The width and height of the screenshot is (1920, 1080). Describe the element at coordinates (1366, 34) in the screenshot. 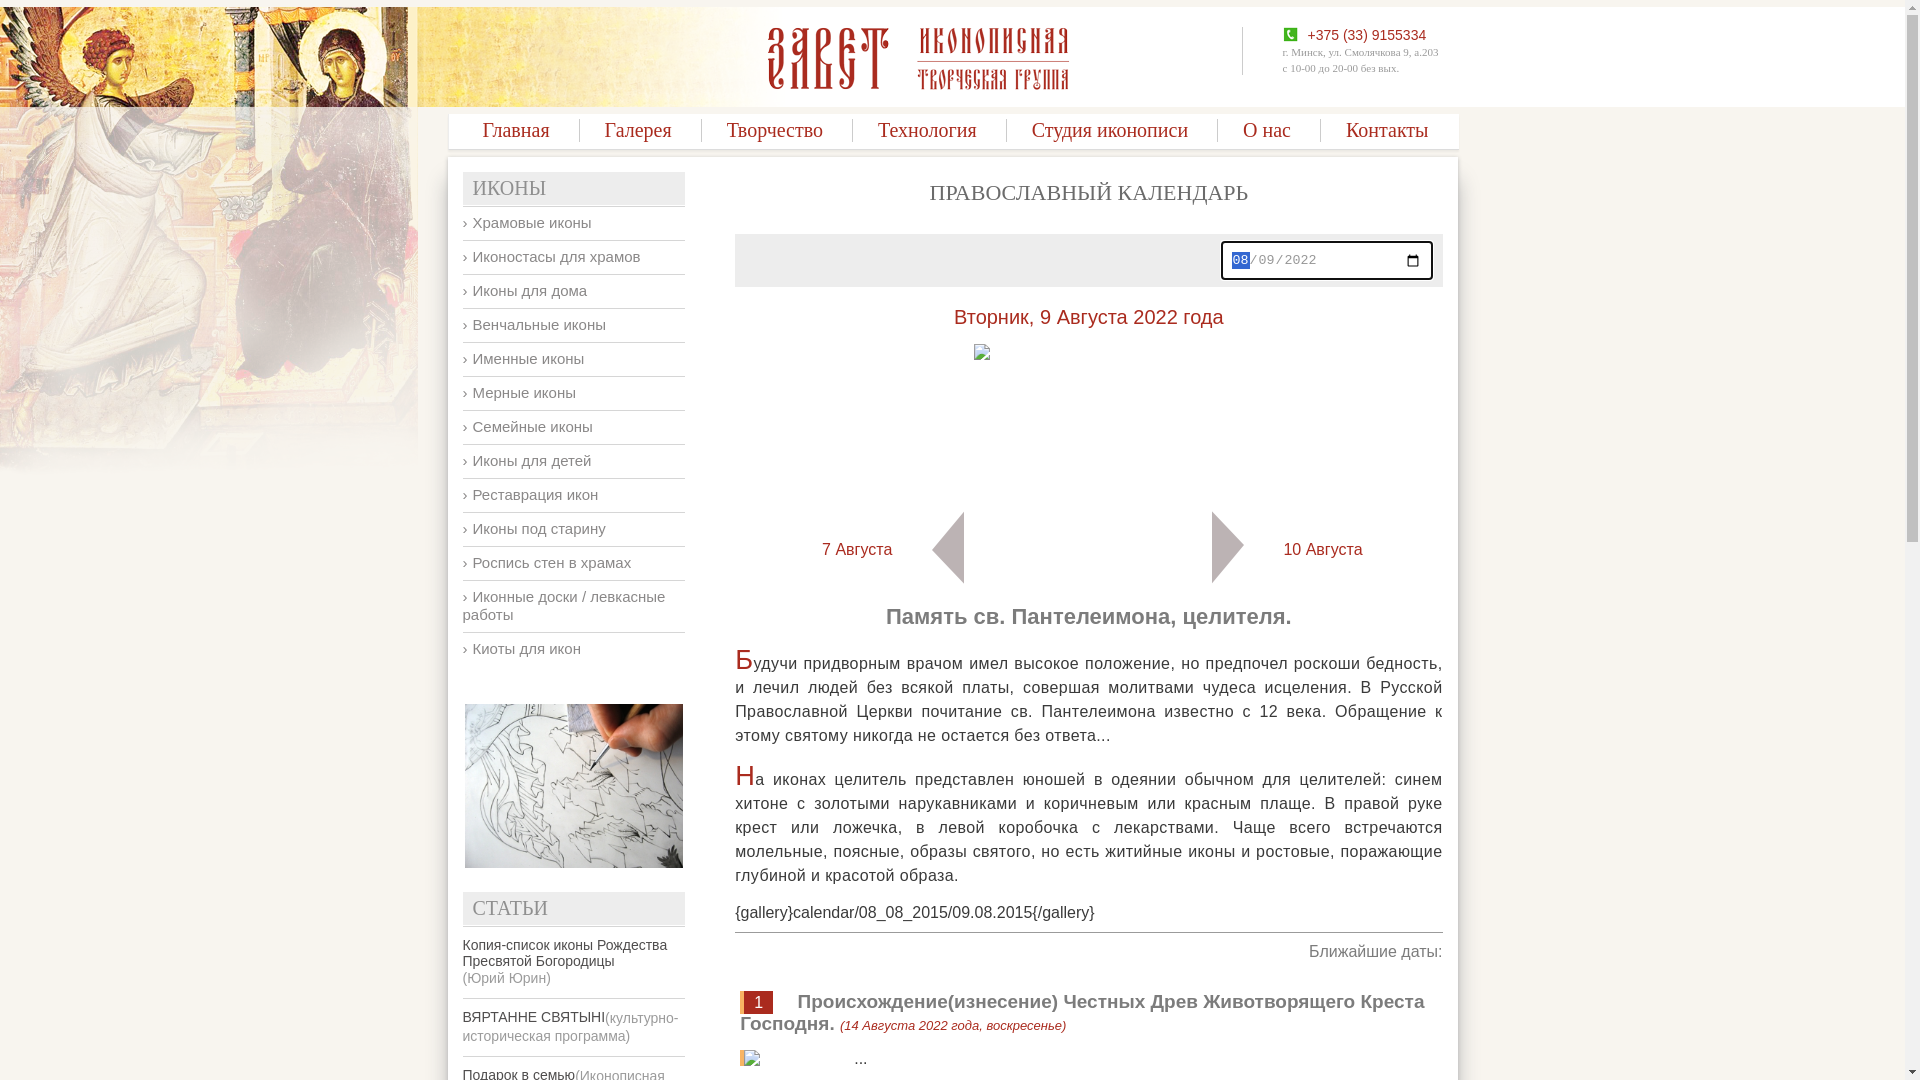

I see `'+375 (33) 9155334'` at that location.